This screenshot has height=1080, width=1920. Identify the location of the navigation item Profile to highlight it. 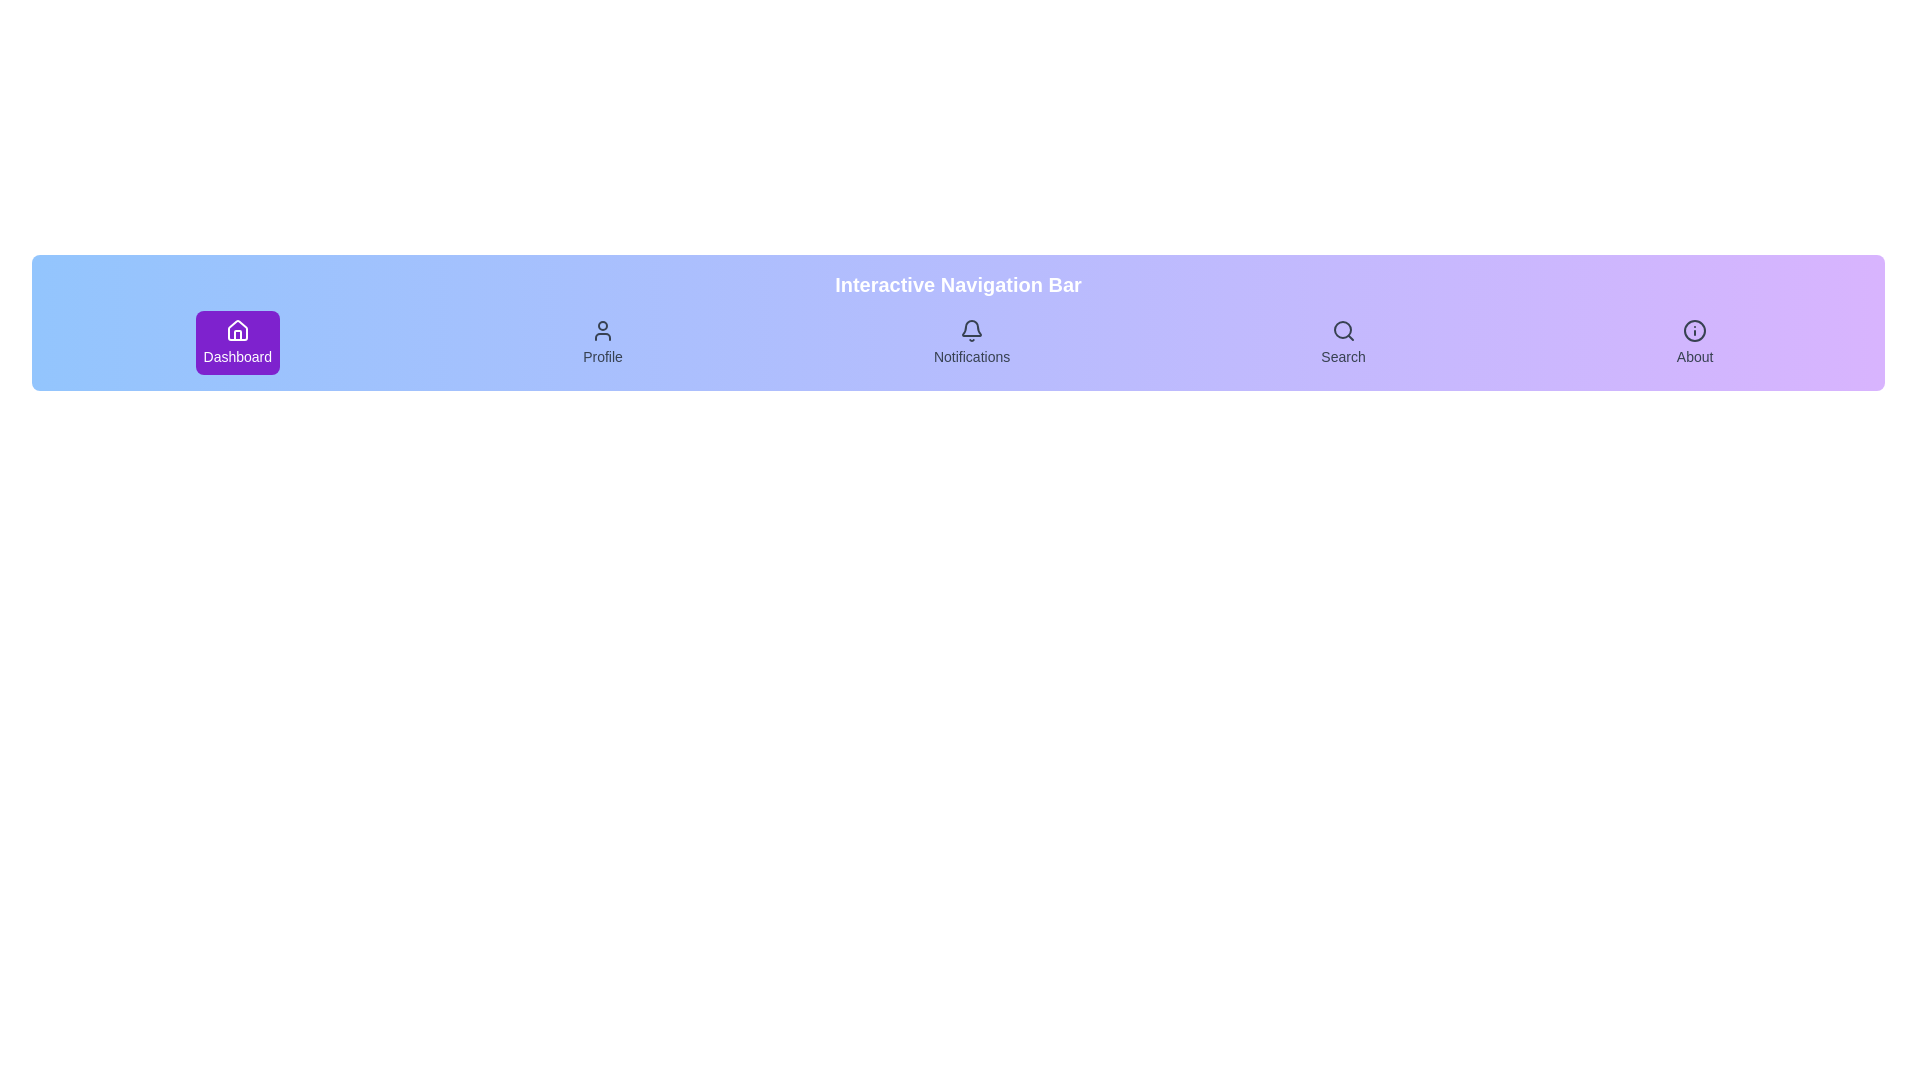
(602, 342).